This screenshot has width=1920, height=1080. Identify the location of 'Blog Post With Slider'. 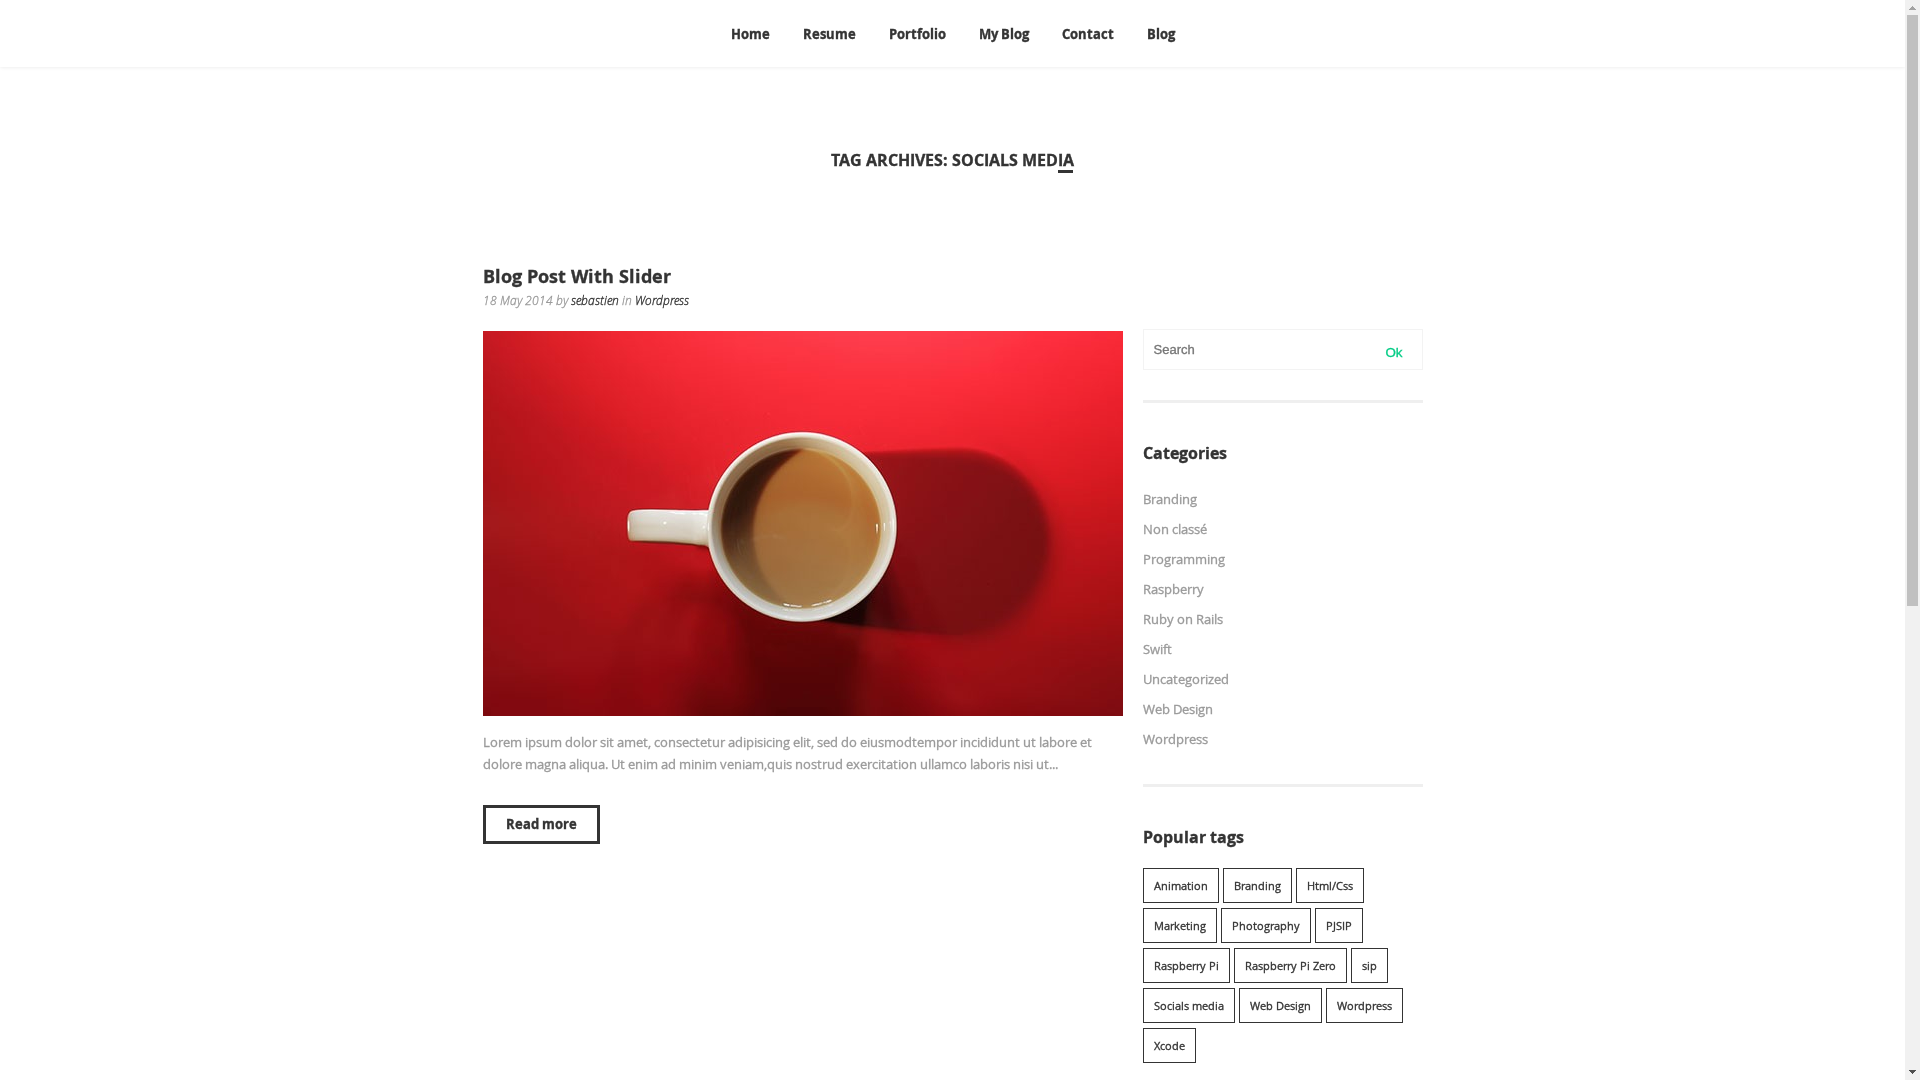
(575, 276).